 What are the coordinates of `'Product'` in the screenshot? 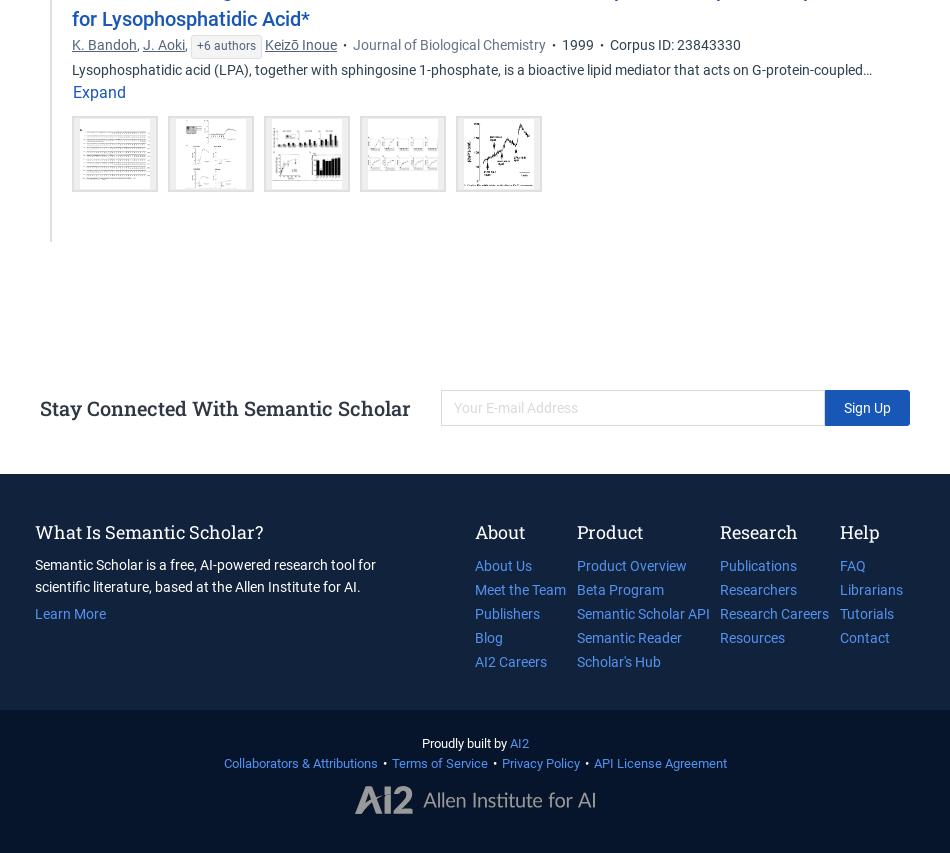 It's located at (609, 531).